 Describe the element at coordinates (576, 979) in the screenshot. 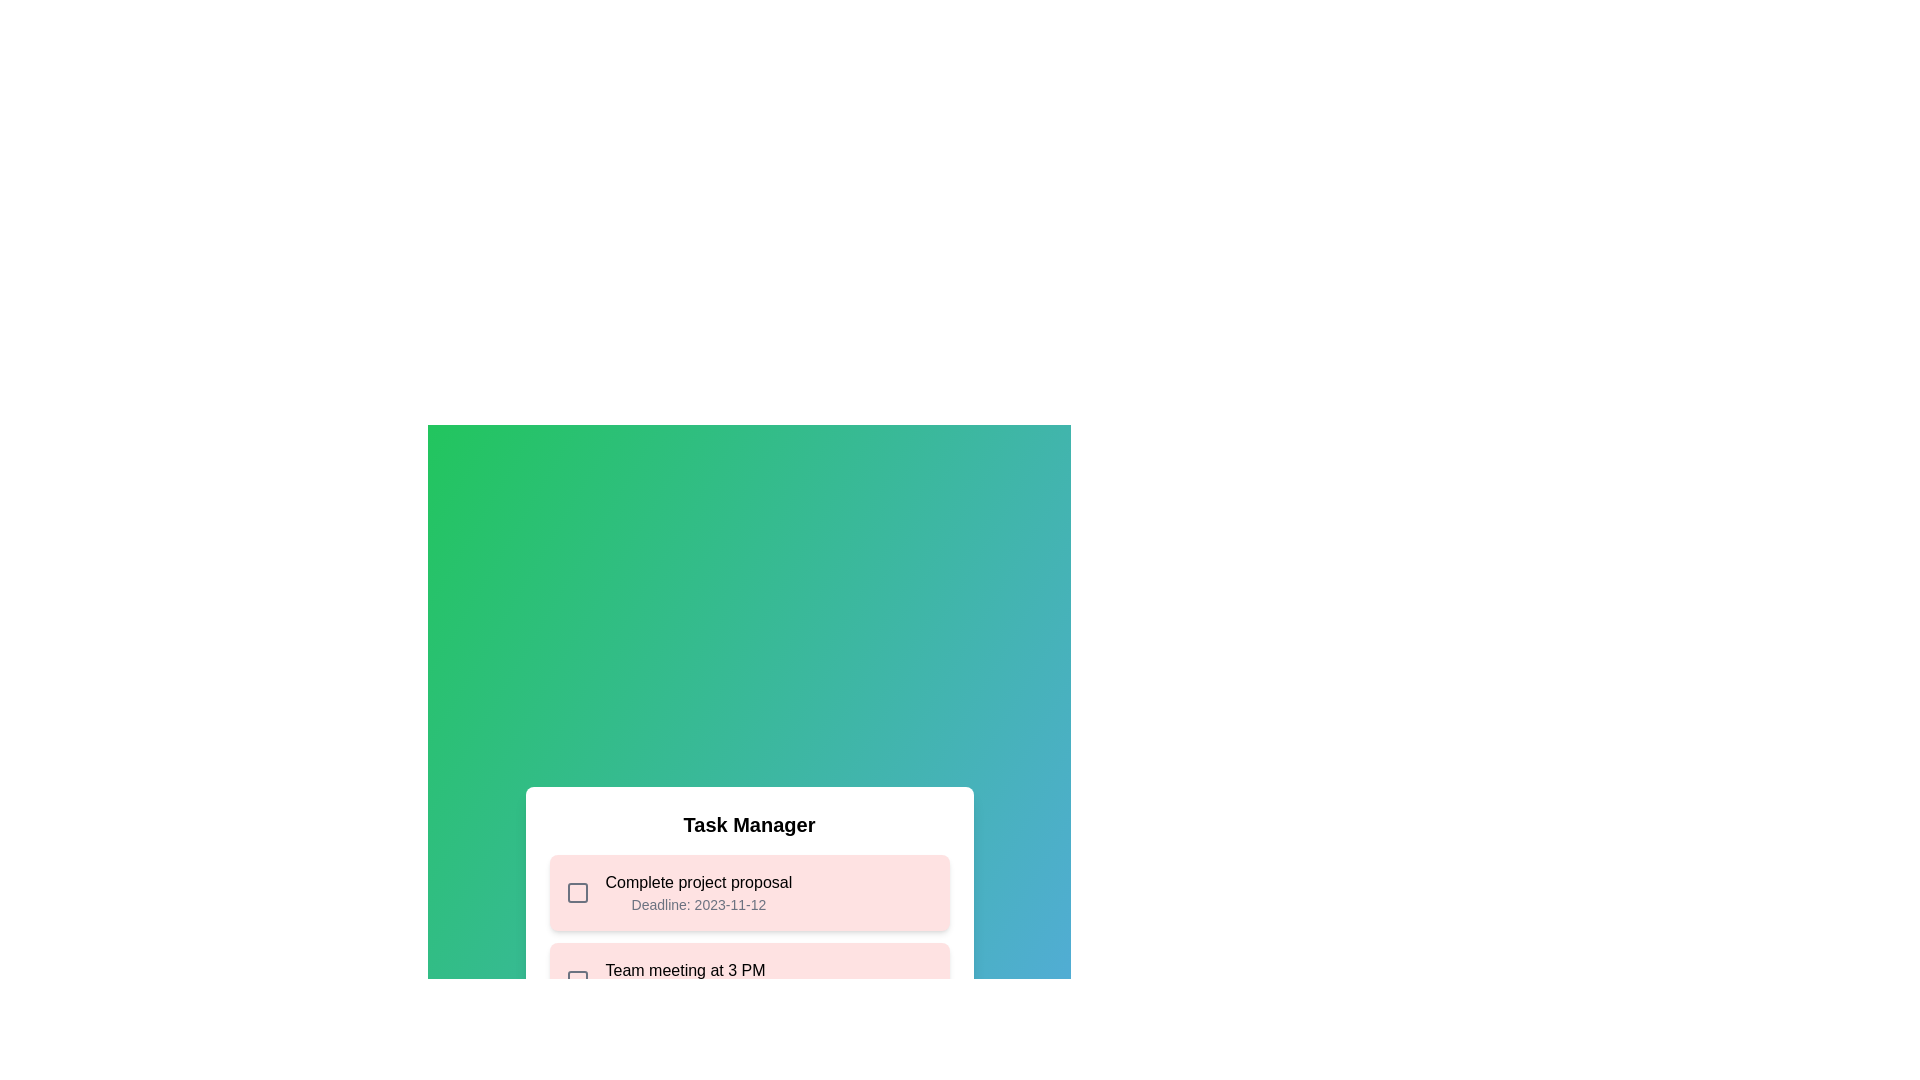

I see `the SVG graphical element located at the bottom-middle of the interface, adjacent to the task labeled 'Team meeting at 3 PM'` at that location.